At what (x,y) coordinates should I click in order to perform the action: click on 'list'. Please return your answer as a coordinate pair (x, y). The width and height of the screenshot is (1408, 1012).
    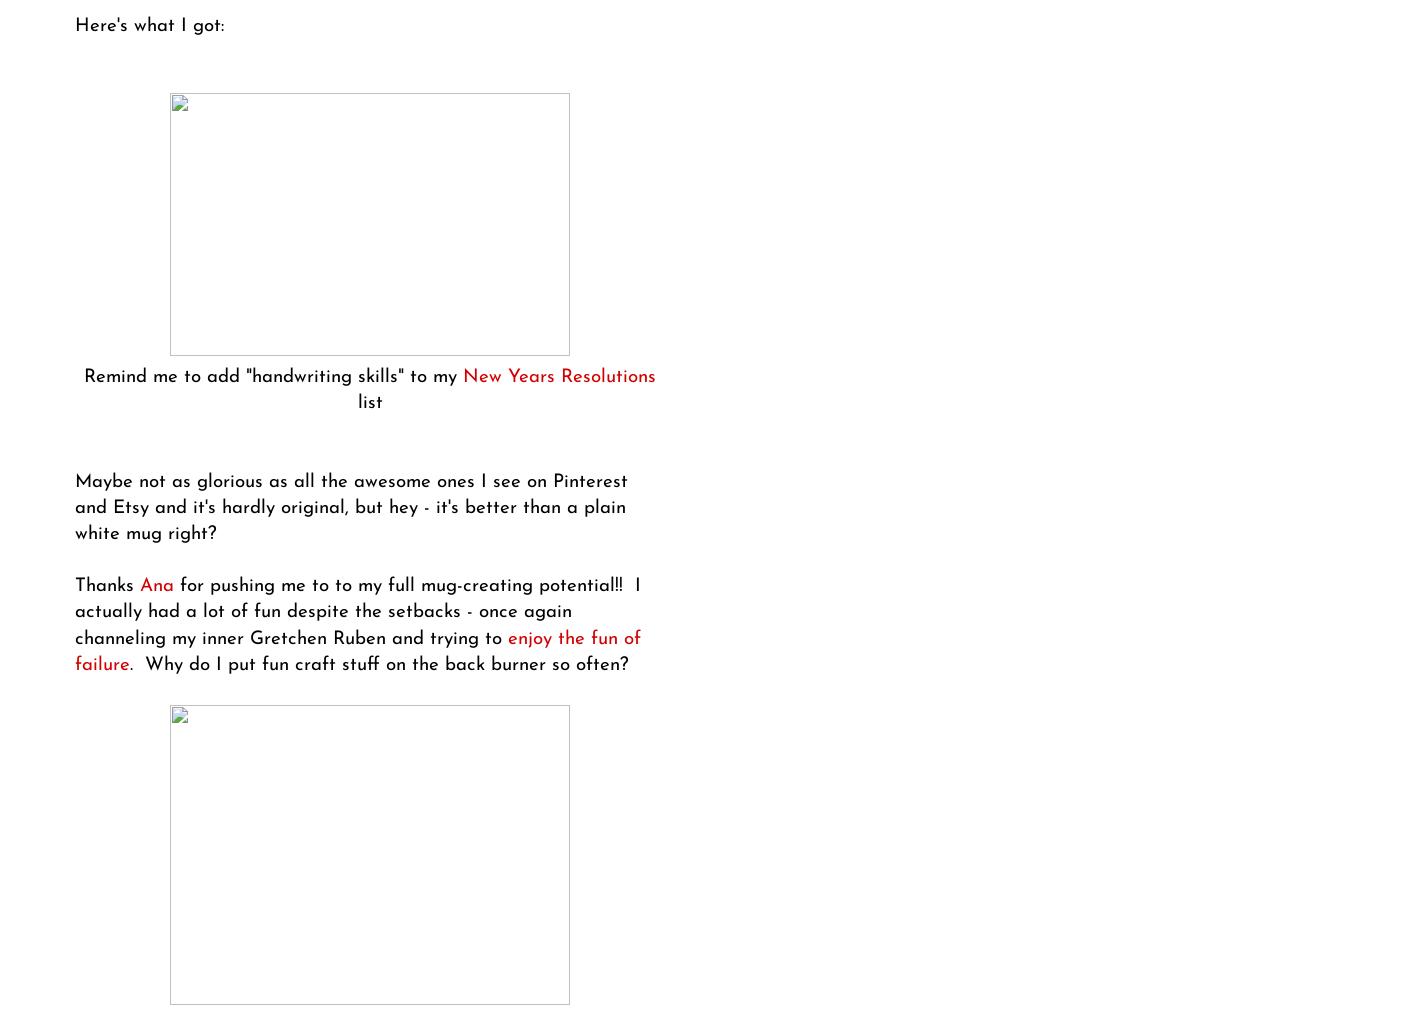
    Looking at the image, I should click on (368, 402).